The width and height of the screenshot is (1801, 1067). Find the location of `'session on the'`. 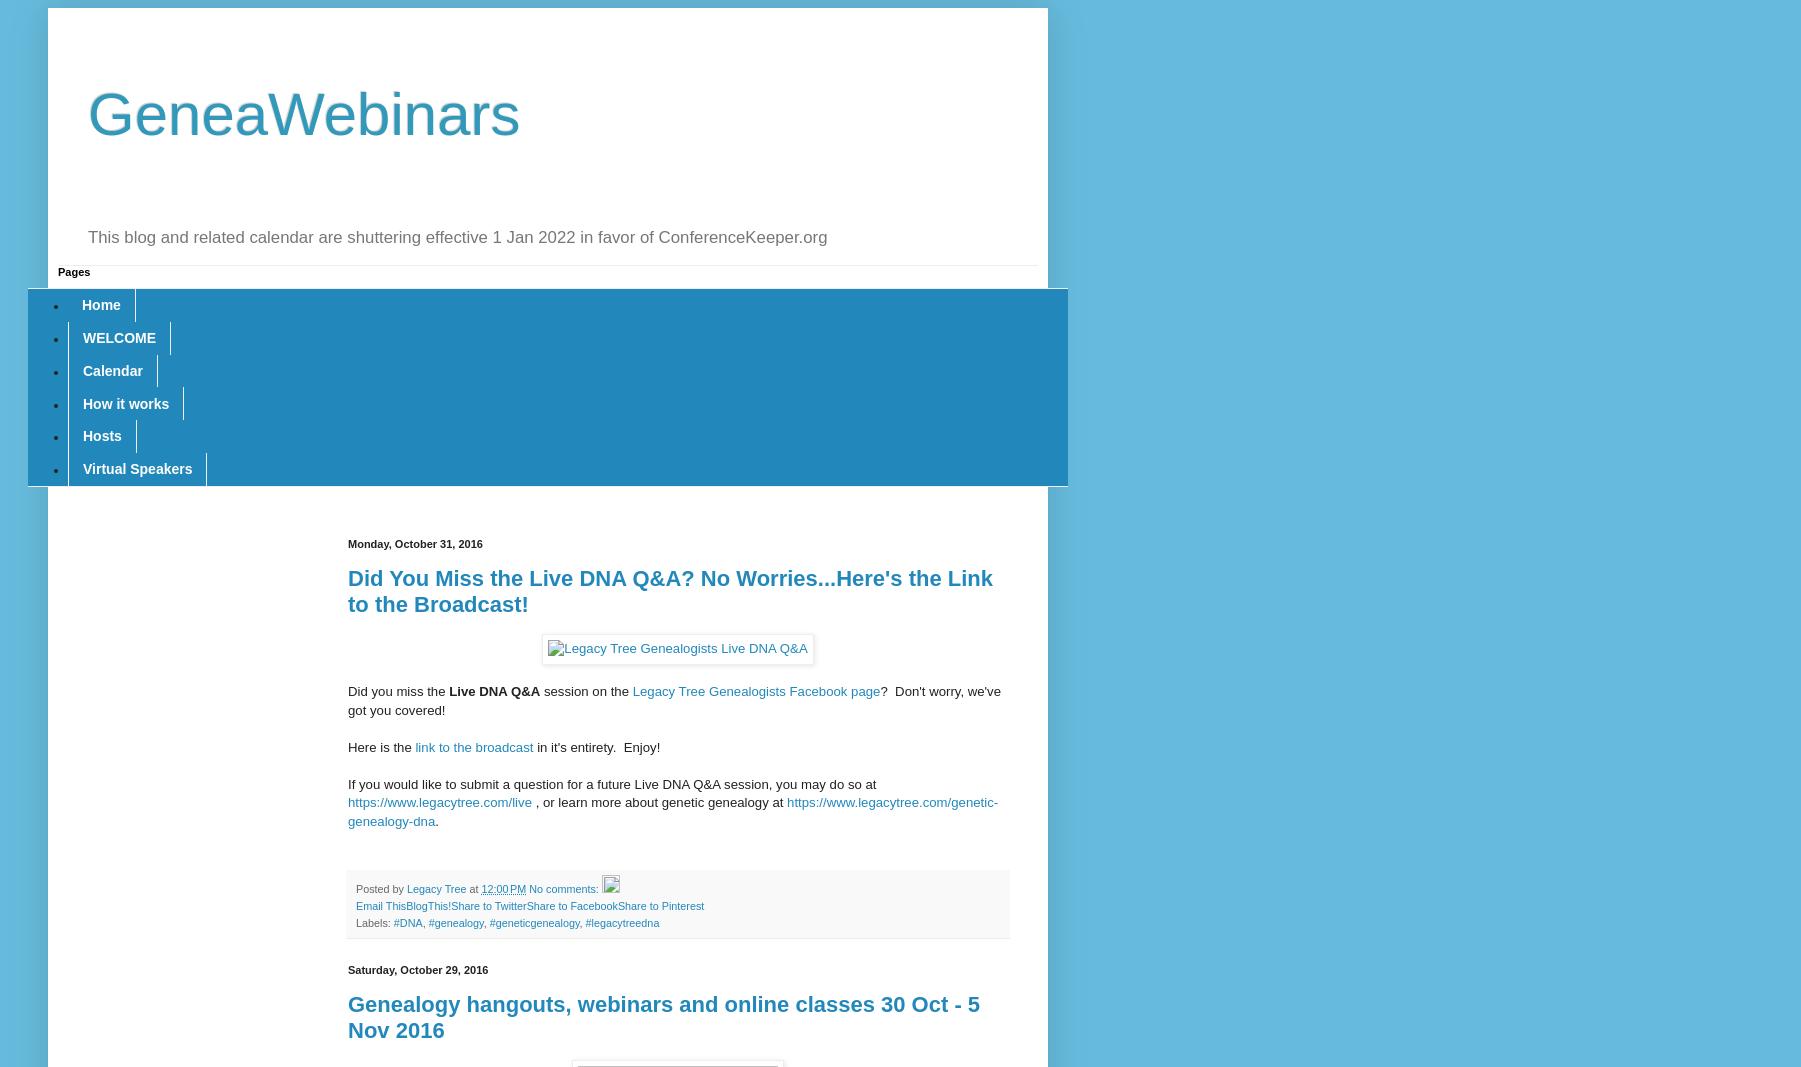

'session on the' is located at coordinates (584, 691).